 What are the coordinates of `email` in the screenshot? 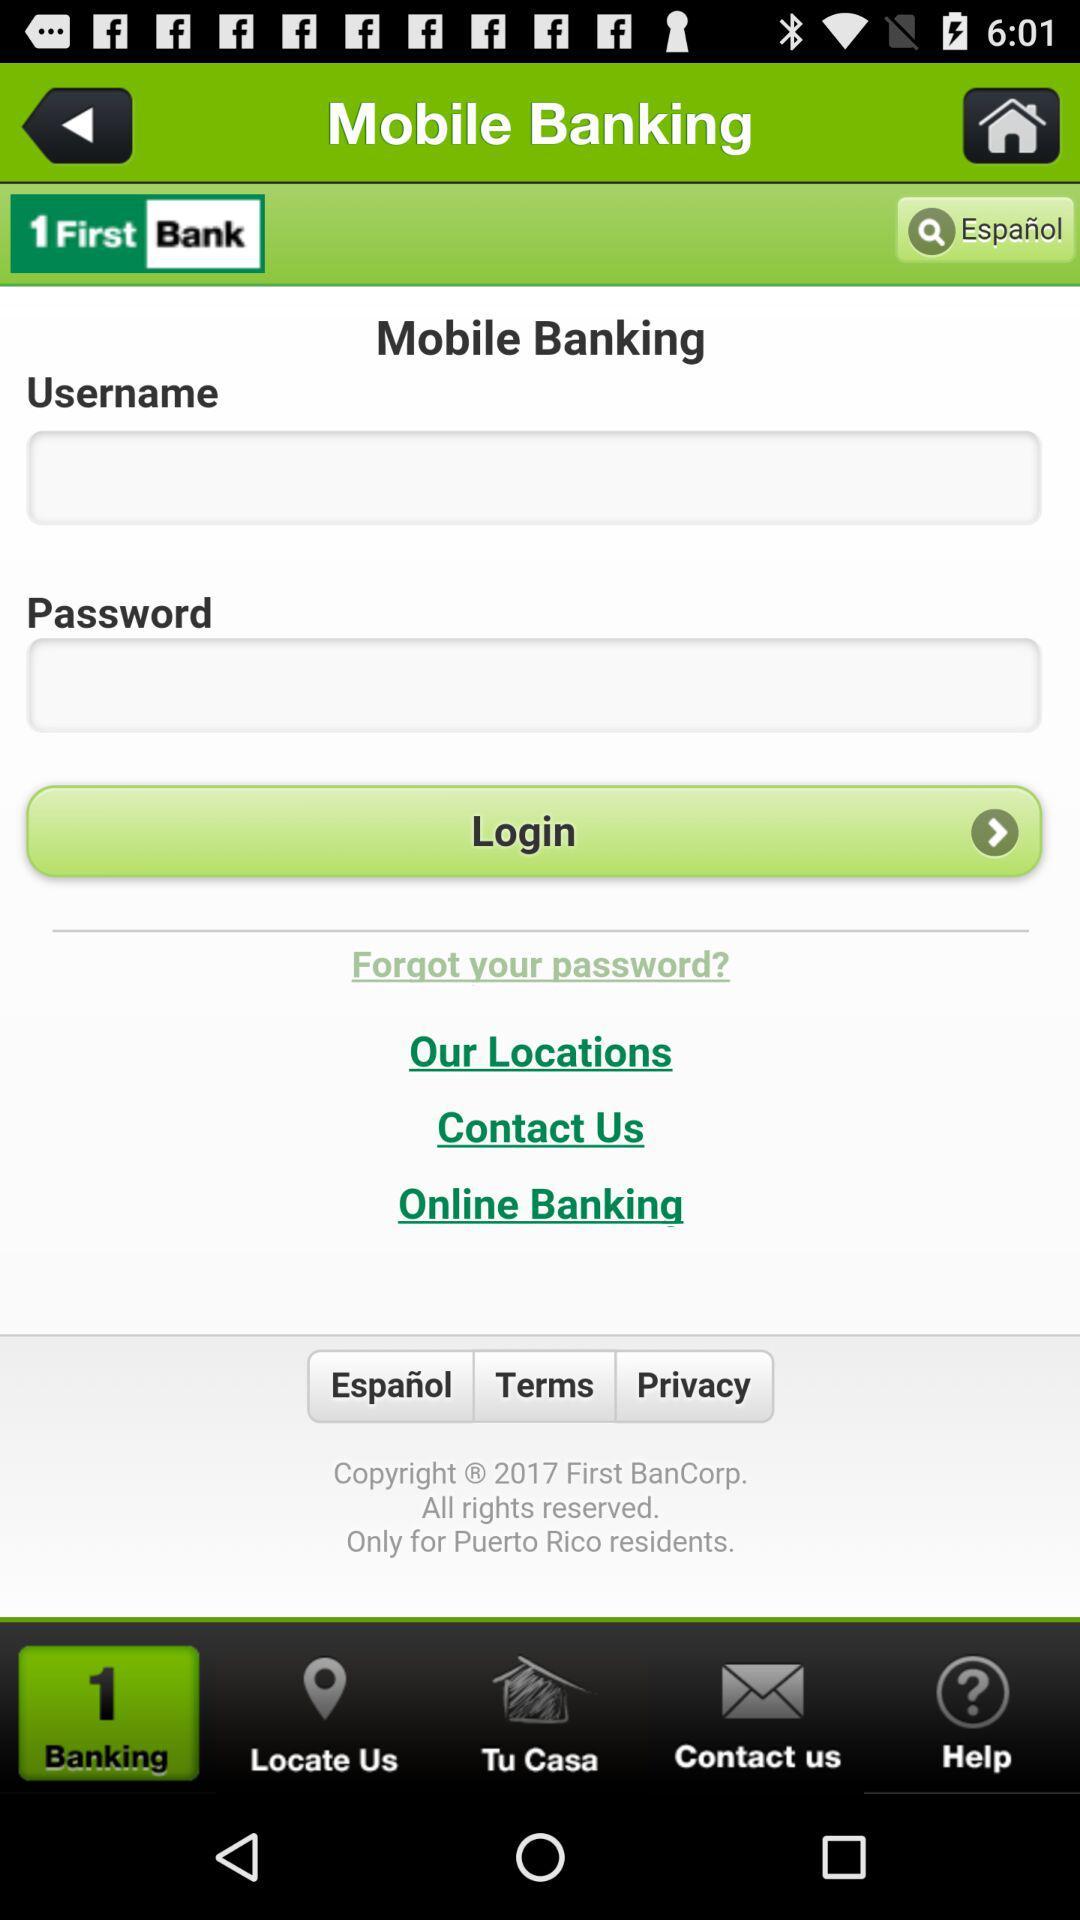 It's located at (756, 1707).